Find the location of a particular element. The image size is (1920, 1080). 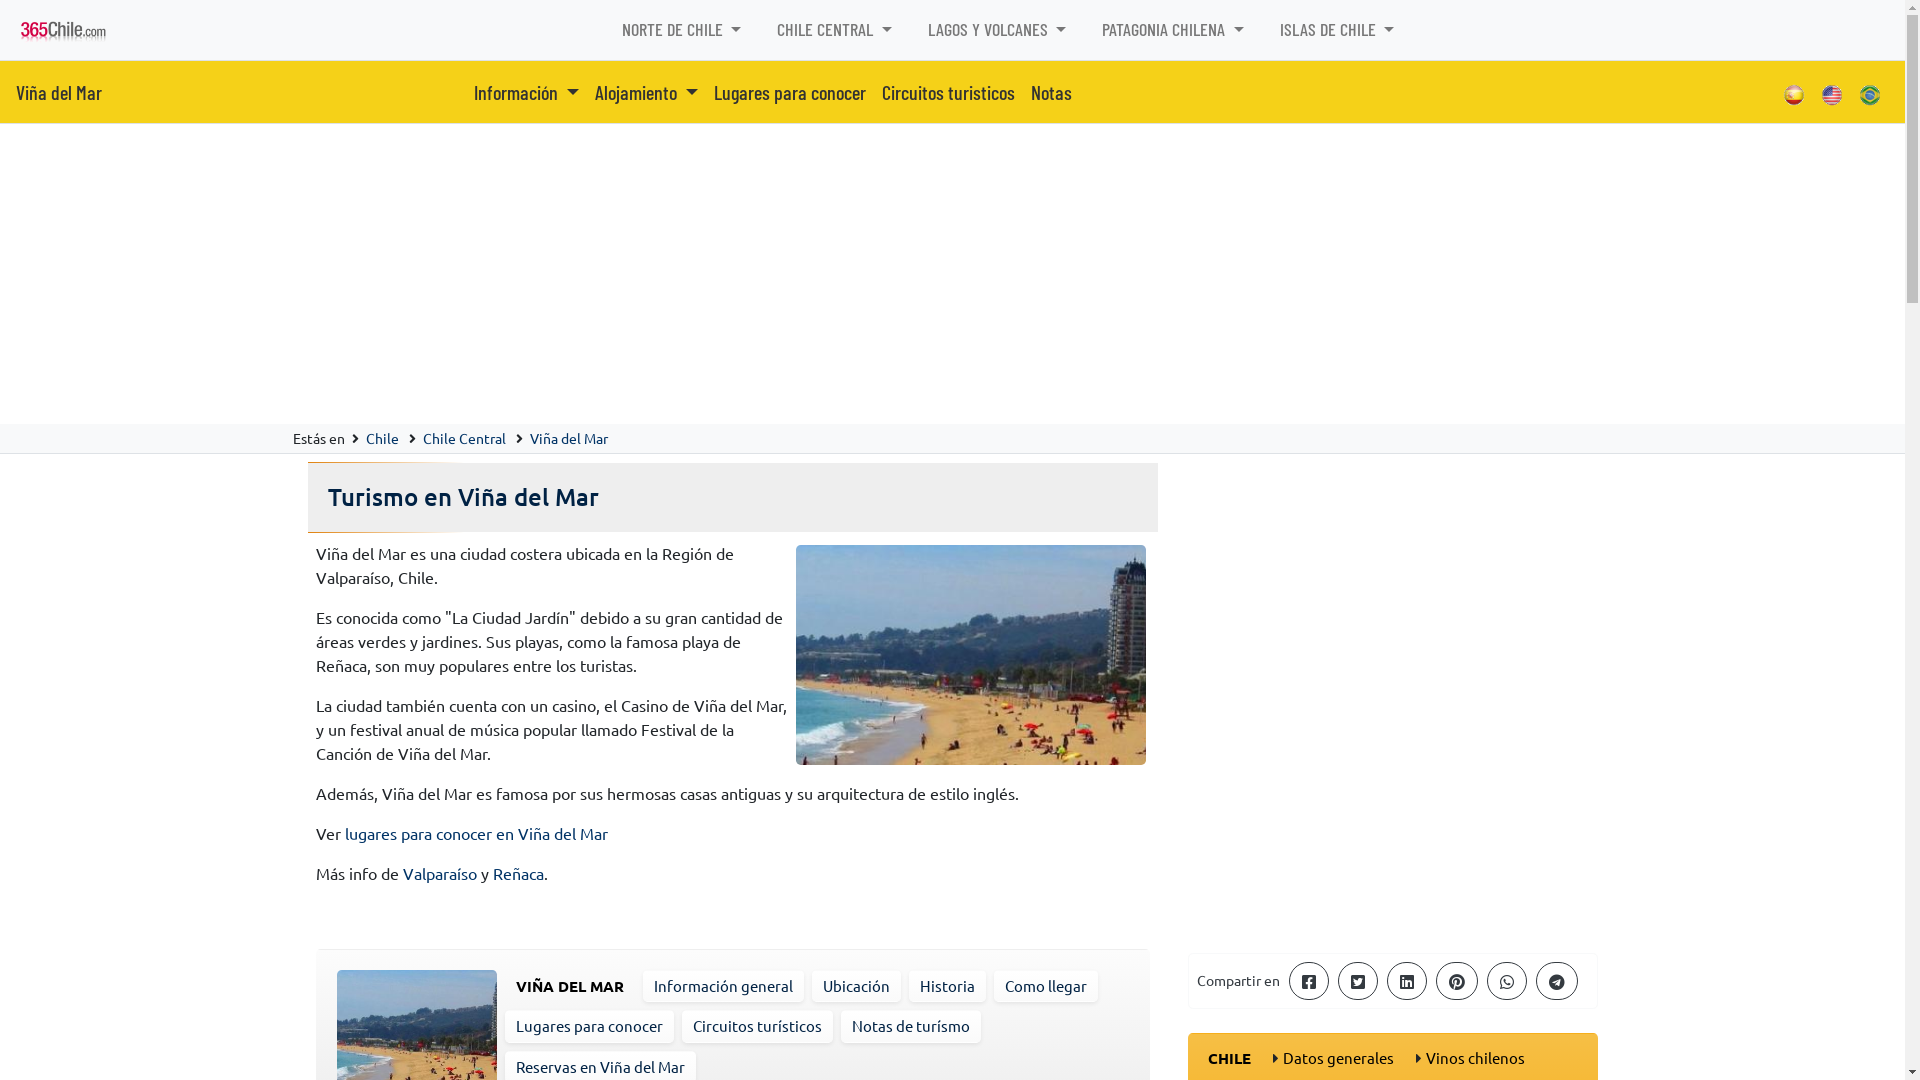

'ISLAS DE CHILE' is located at coordinates (1337, 29).